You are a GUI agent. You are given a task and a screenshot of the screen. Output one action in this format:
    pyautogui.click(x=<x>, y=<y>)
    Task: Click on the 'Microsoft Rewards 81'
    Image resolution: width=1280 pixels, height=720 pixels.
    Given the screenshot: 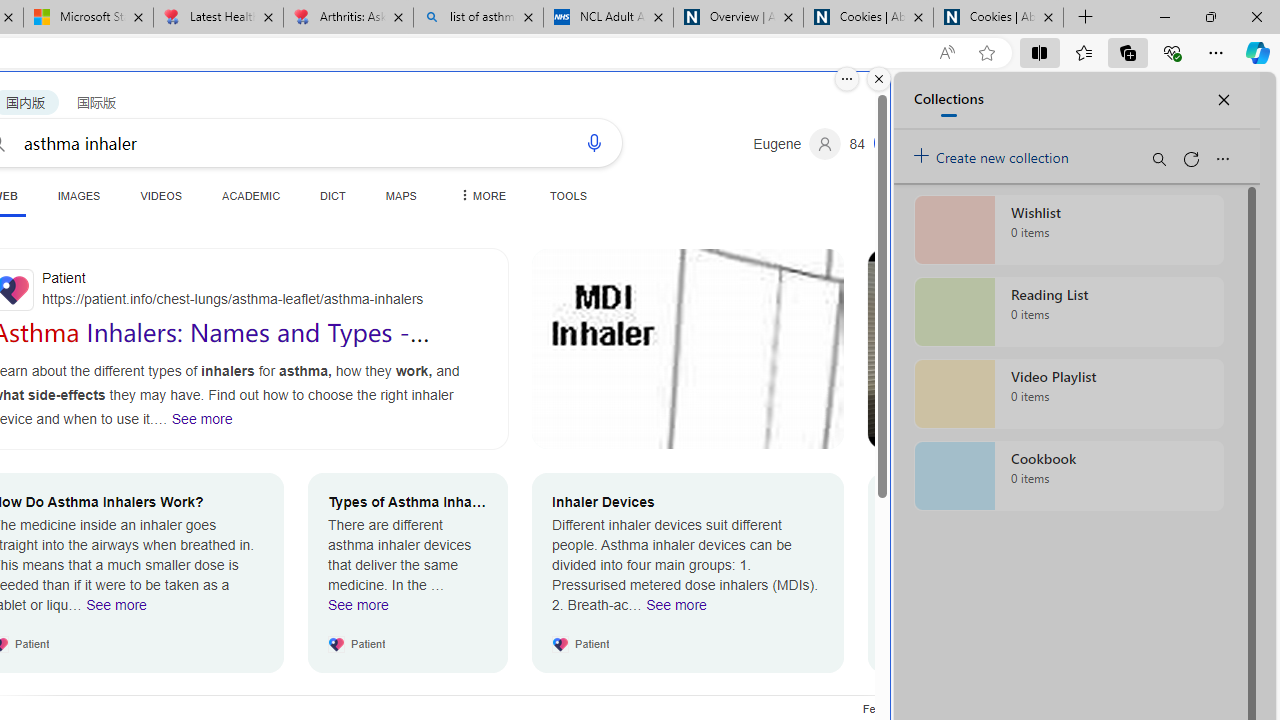 What is the action you would take?
    pyautogui.click(x=878, y=143)
    